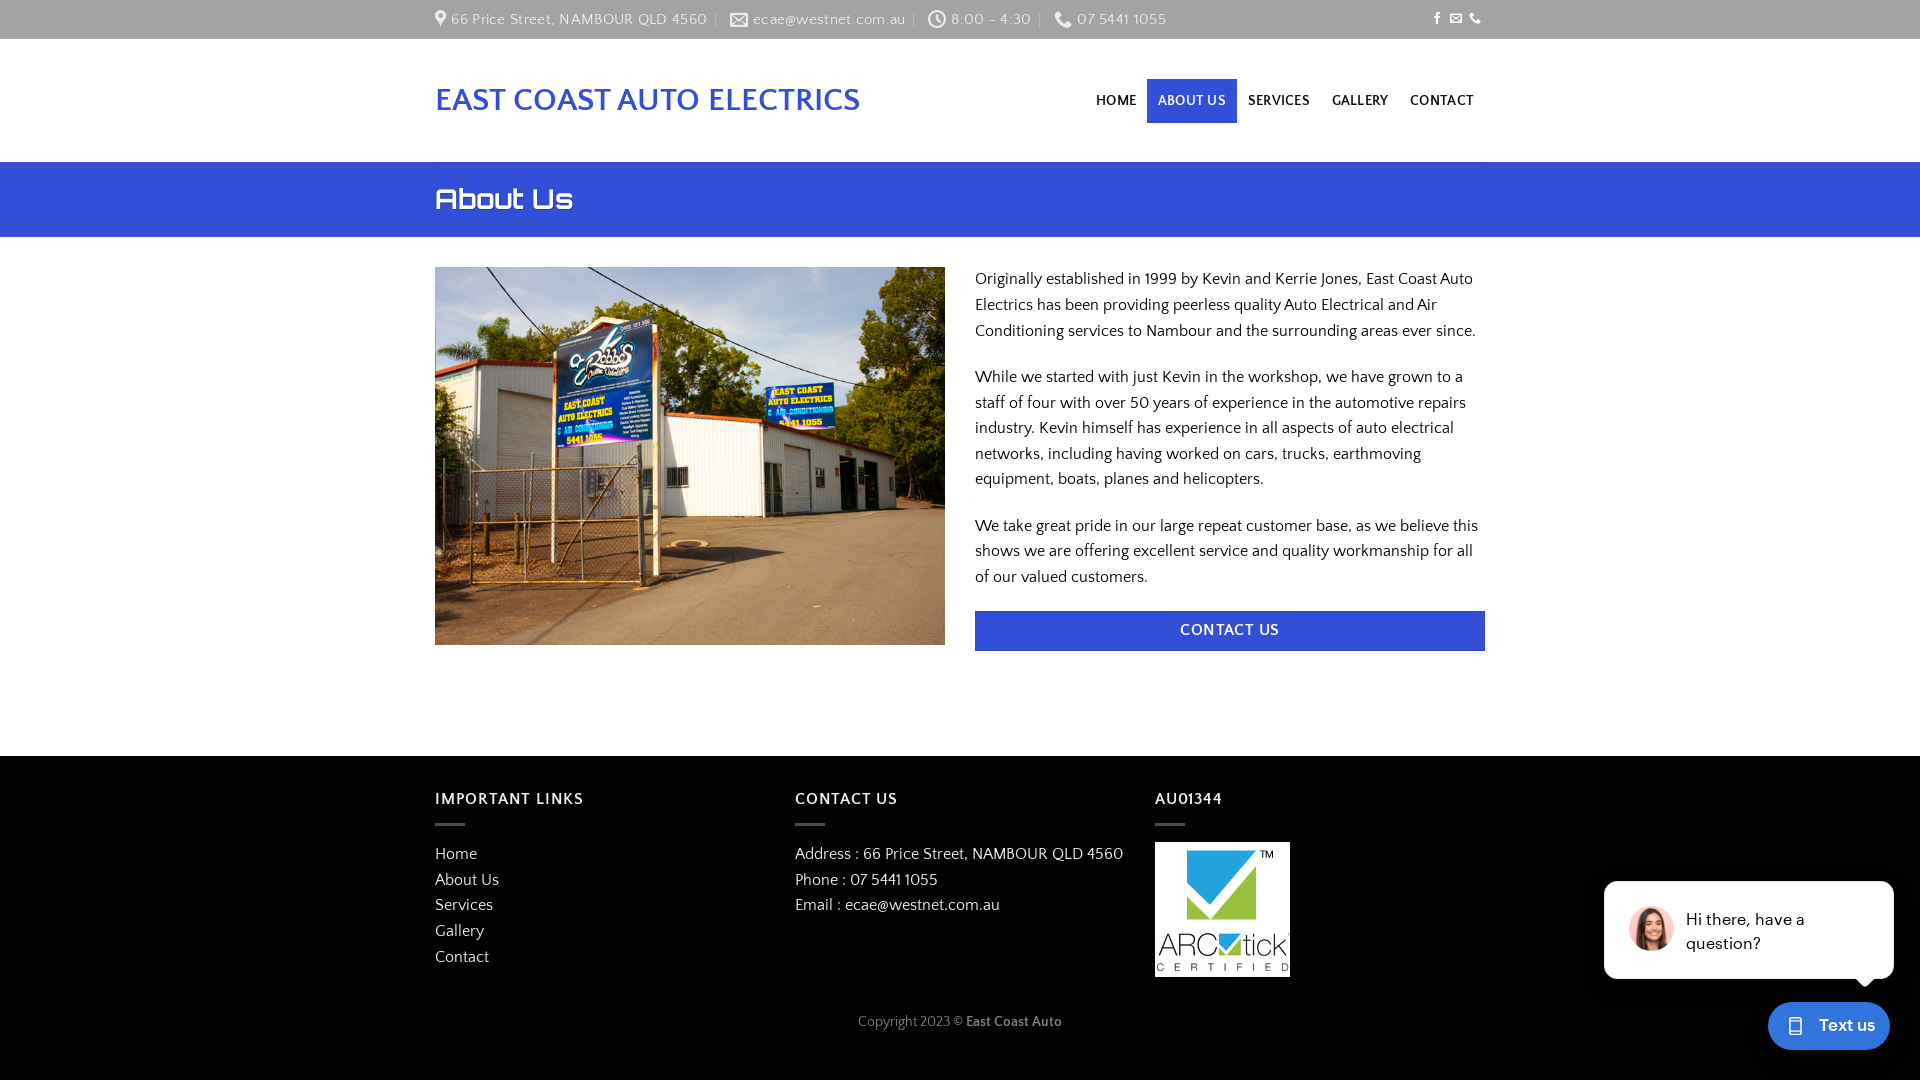 Image resolution: width=1920 pixels, height=1080 pixels. Describe the element at coordinates (458, 932) in the screenshot. I see `'Gallery'` at that location.